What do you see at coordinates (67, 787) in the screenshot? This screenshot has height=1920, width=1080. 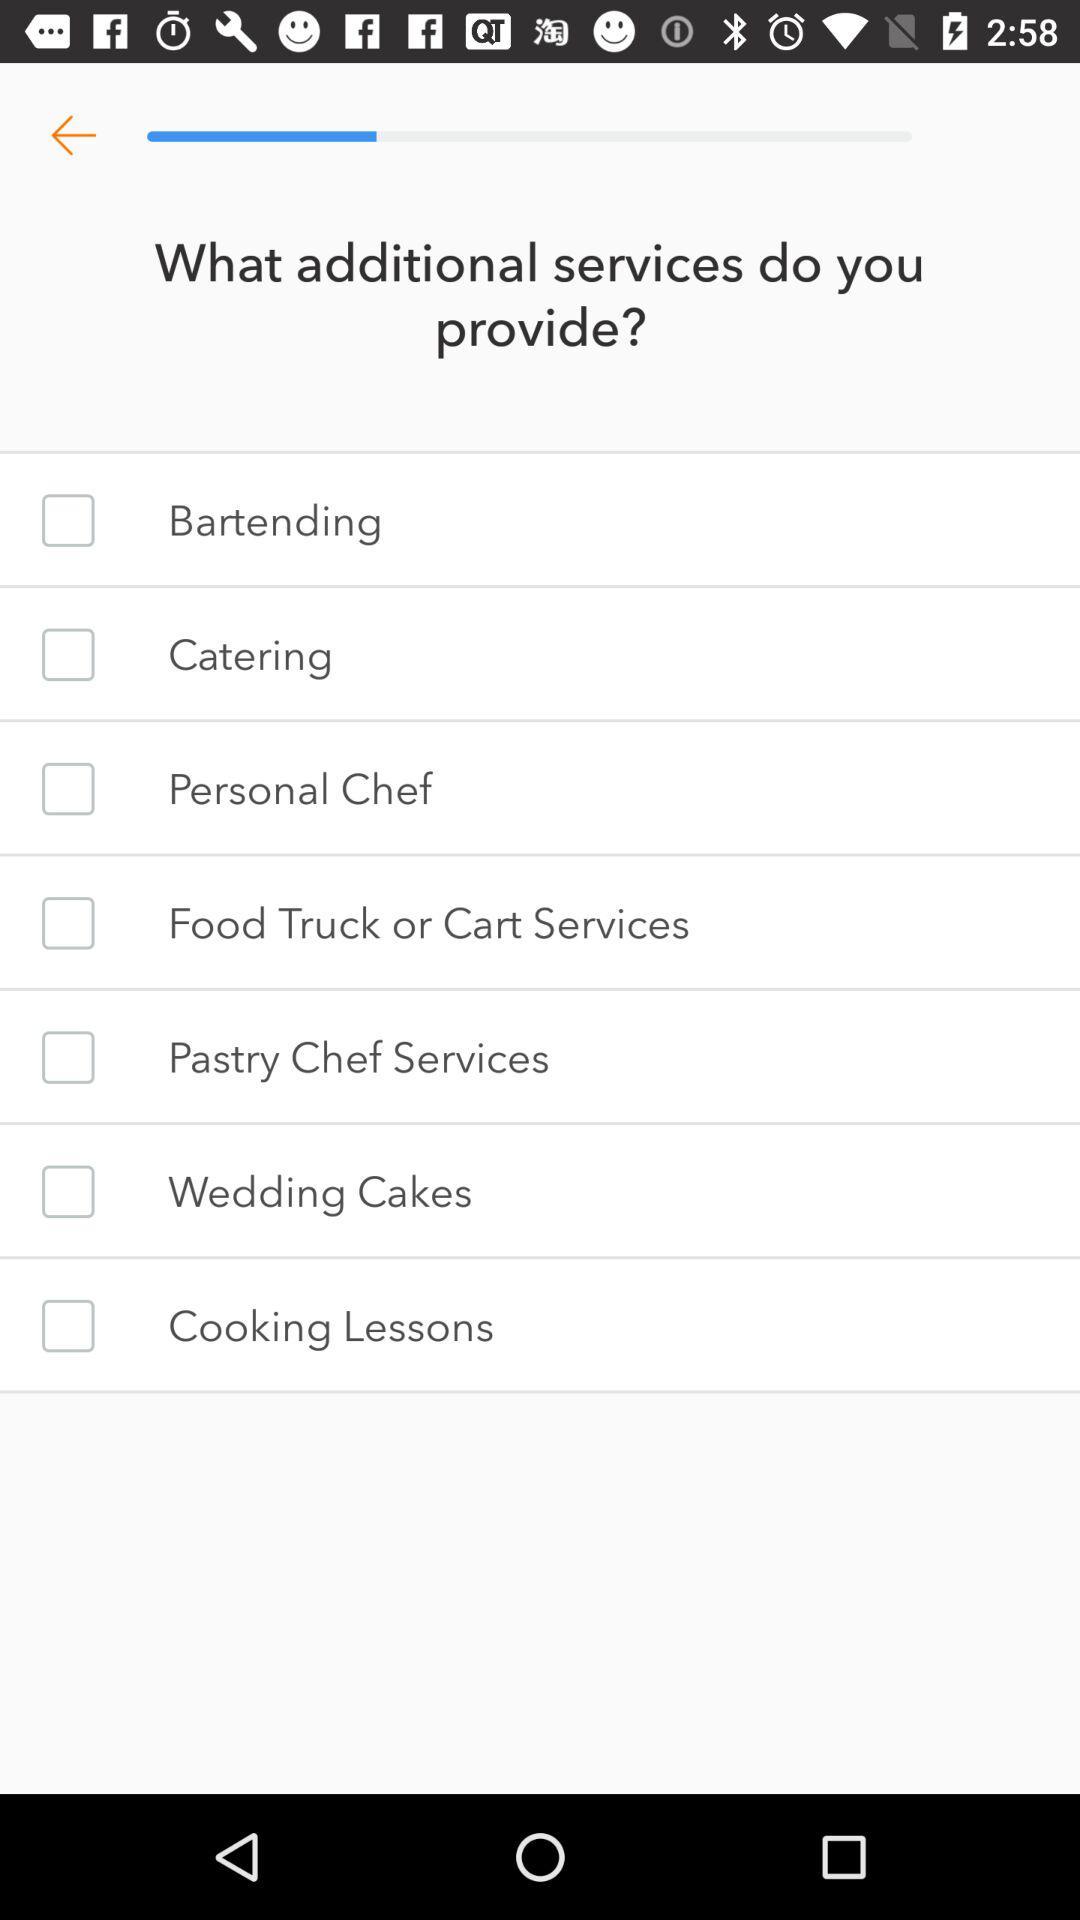 I see `the third check box of the page` at bounding box center [67, 787].